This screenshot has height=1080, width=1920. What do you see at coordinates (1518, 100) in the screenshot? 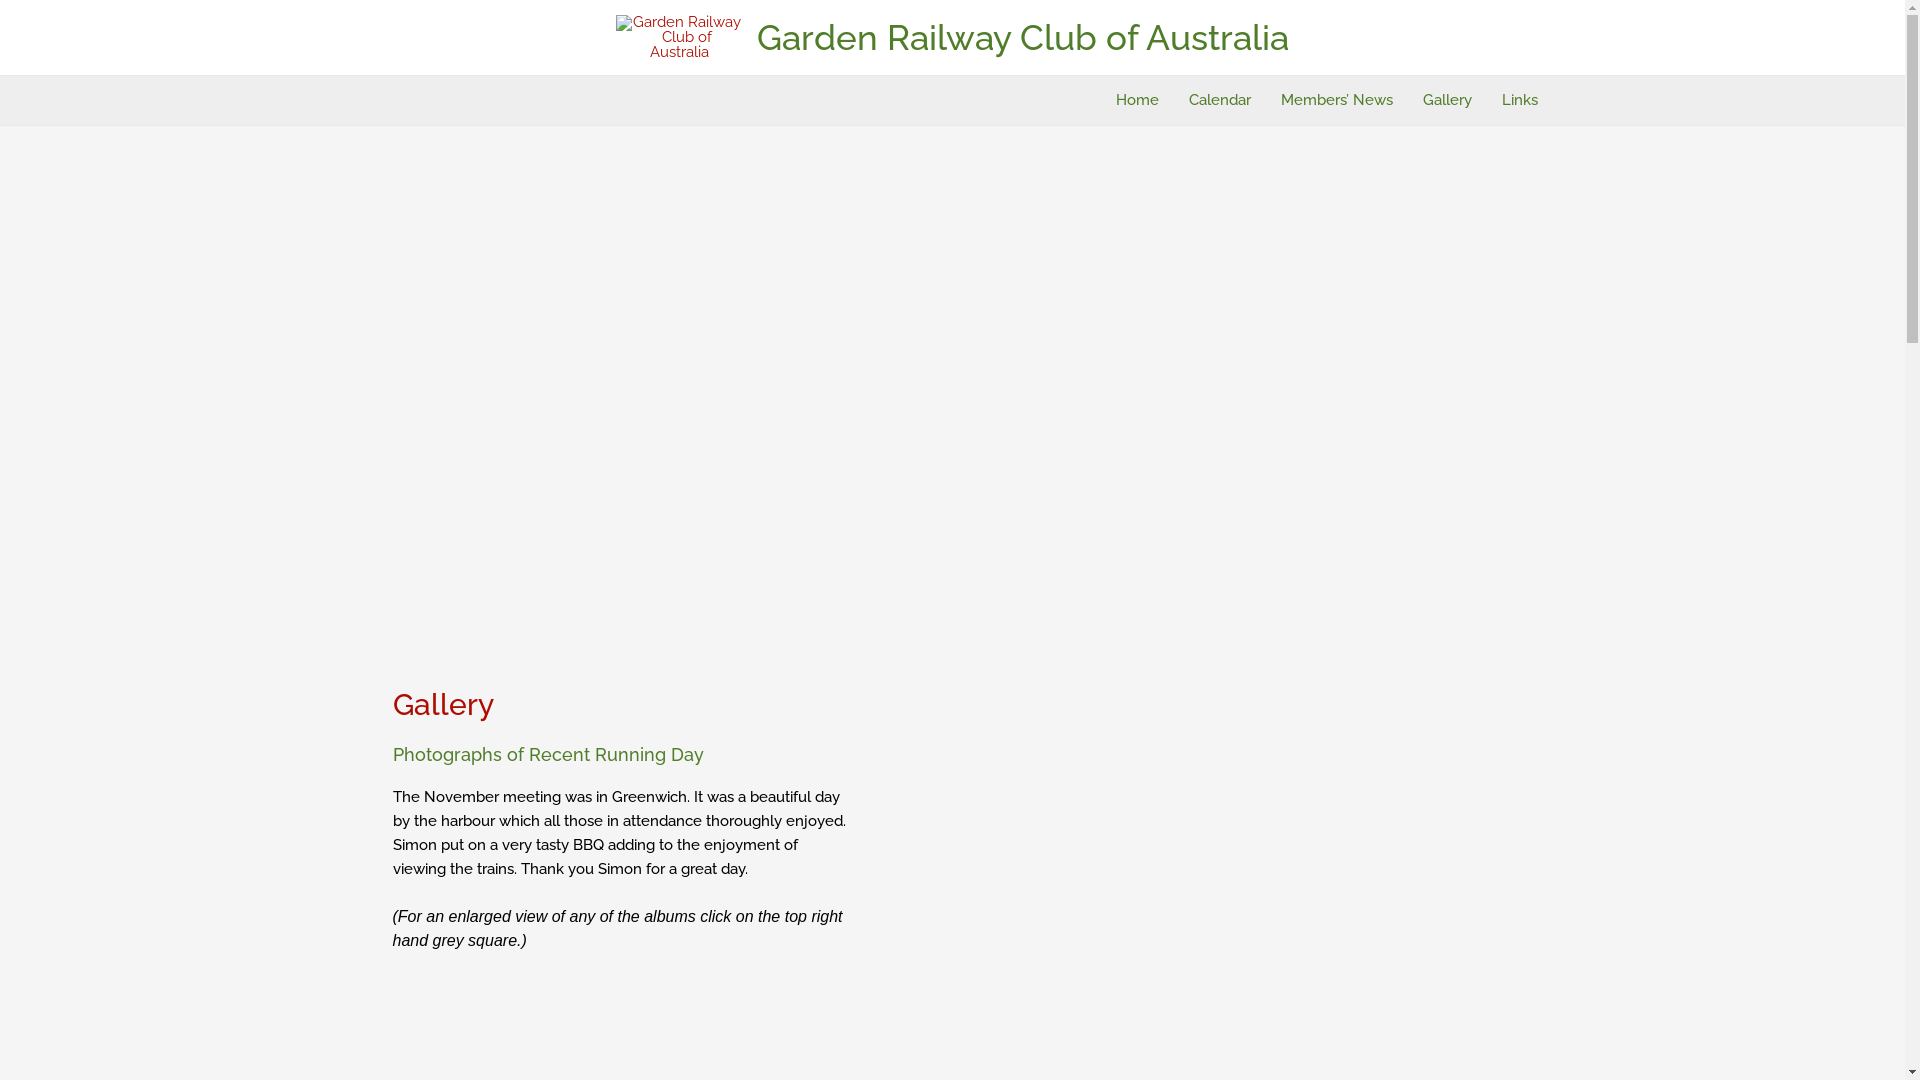
I see `'Links'` at bounding box center [1518, 100].